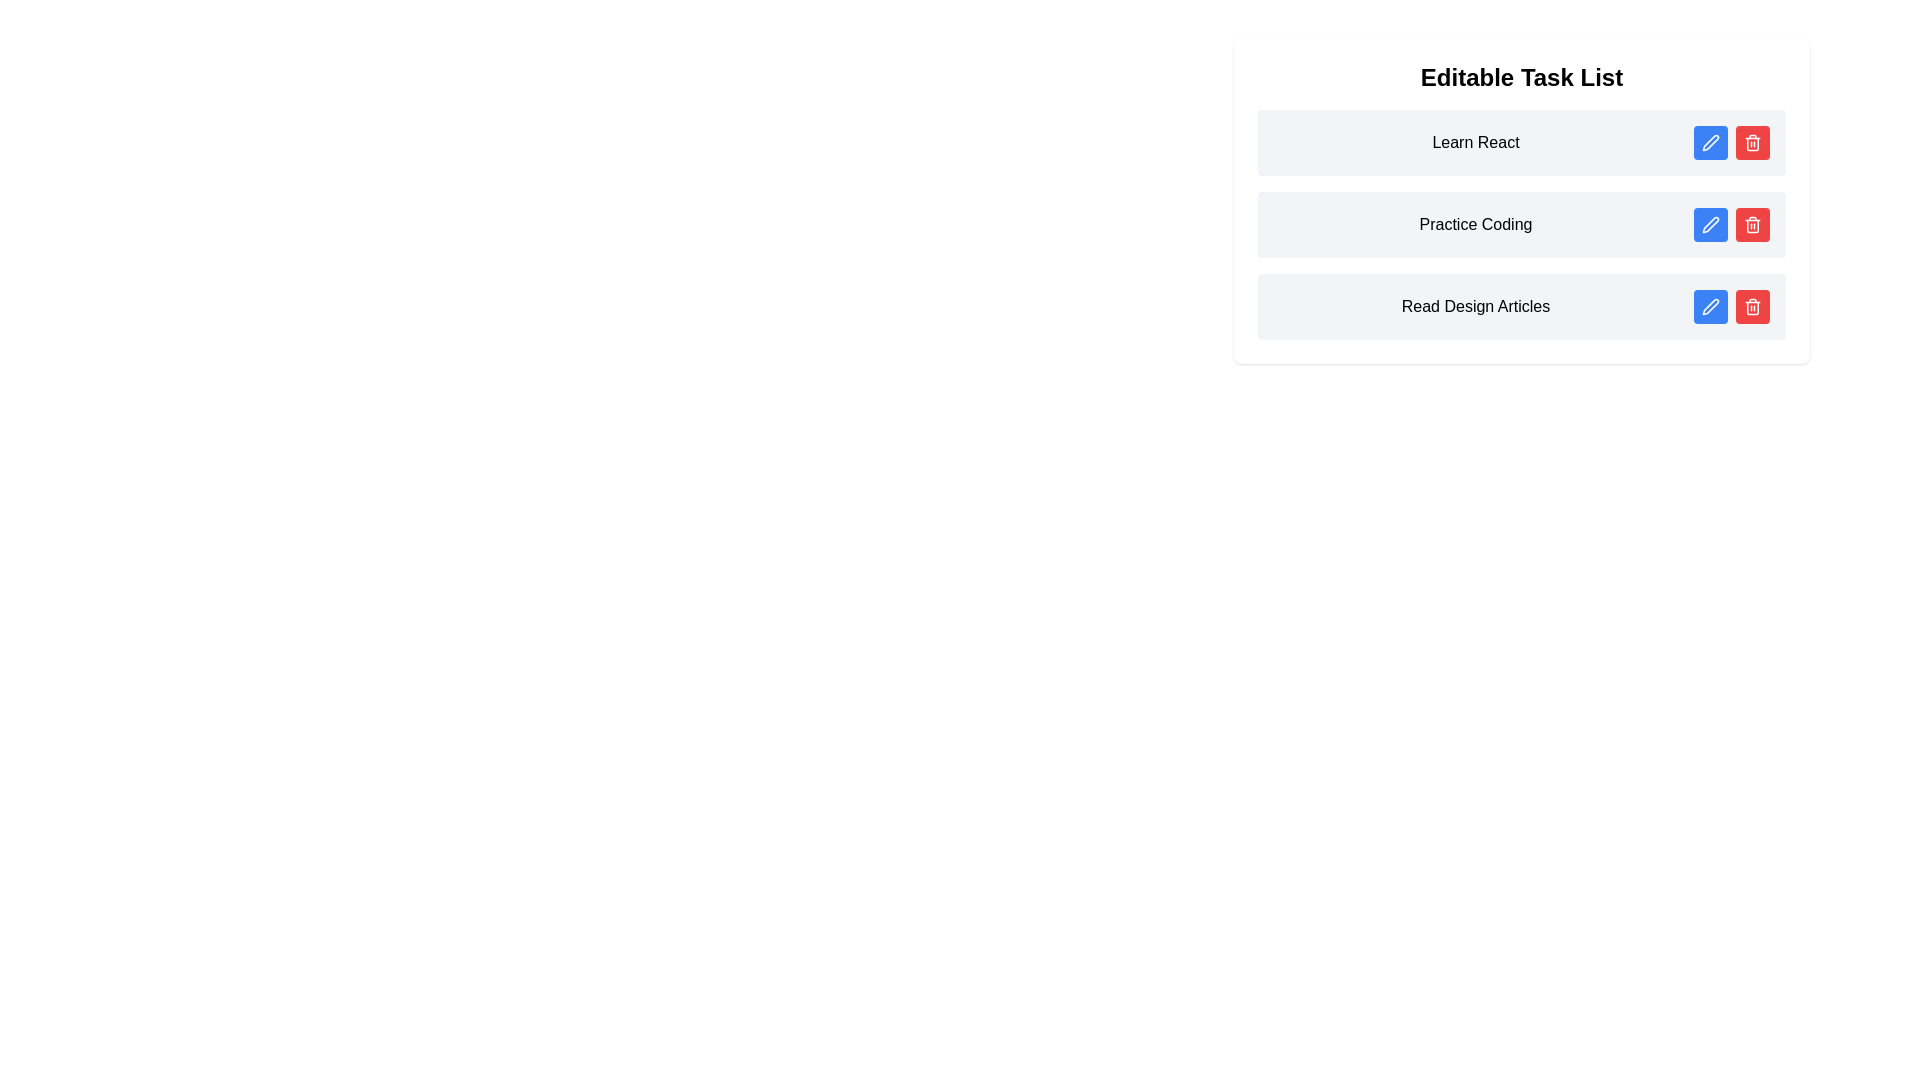  What do you see at coordinates (1731, 141) in the screenshot?
I see `the red trash bin button` at bounding box center [1731, 141].